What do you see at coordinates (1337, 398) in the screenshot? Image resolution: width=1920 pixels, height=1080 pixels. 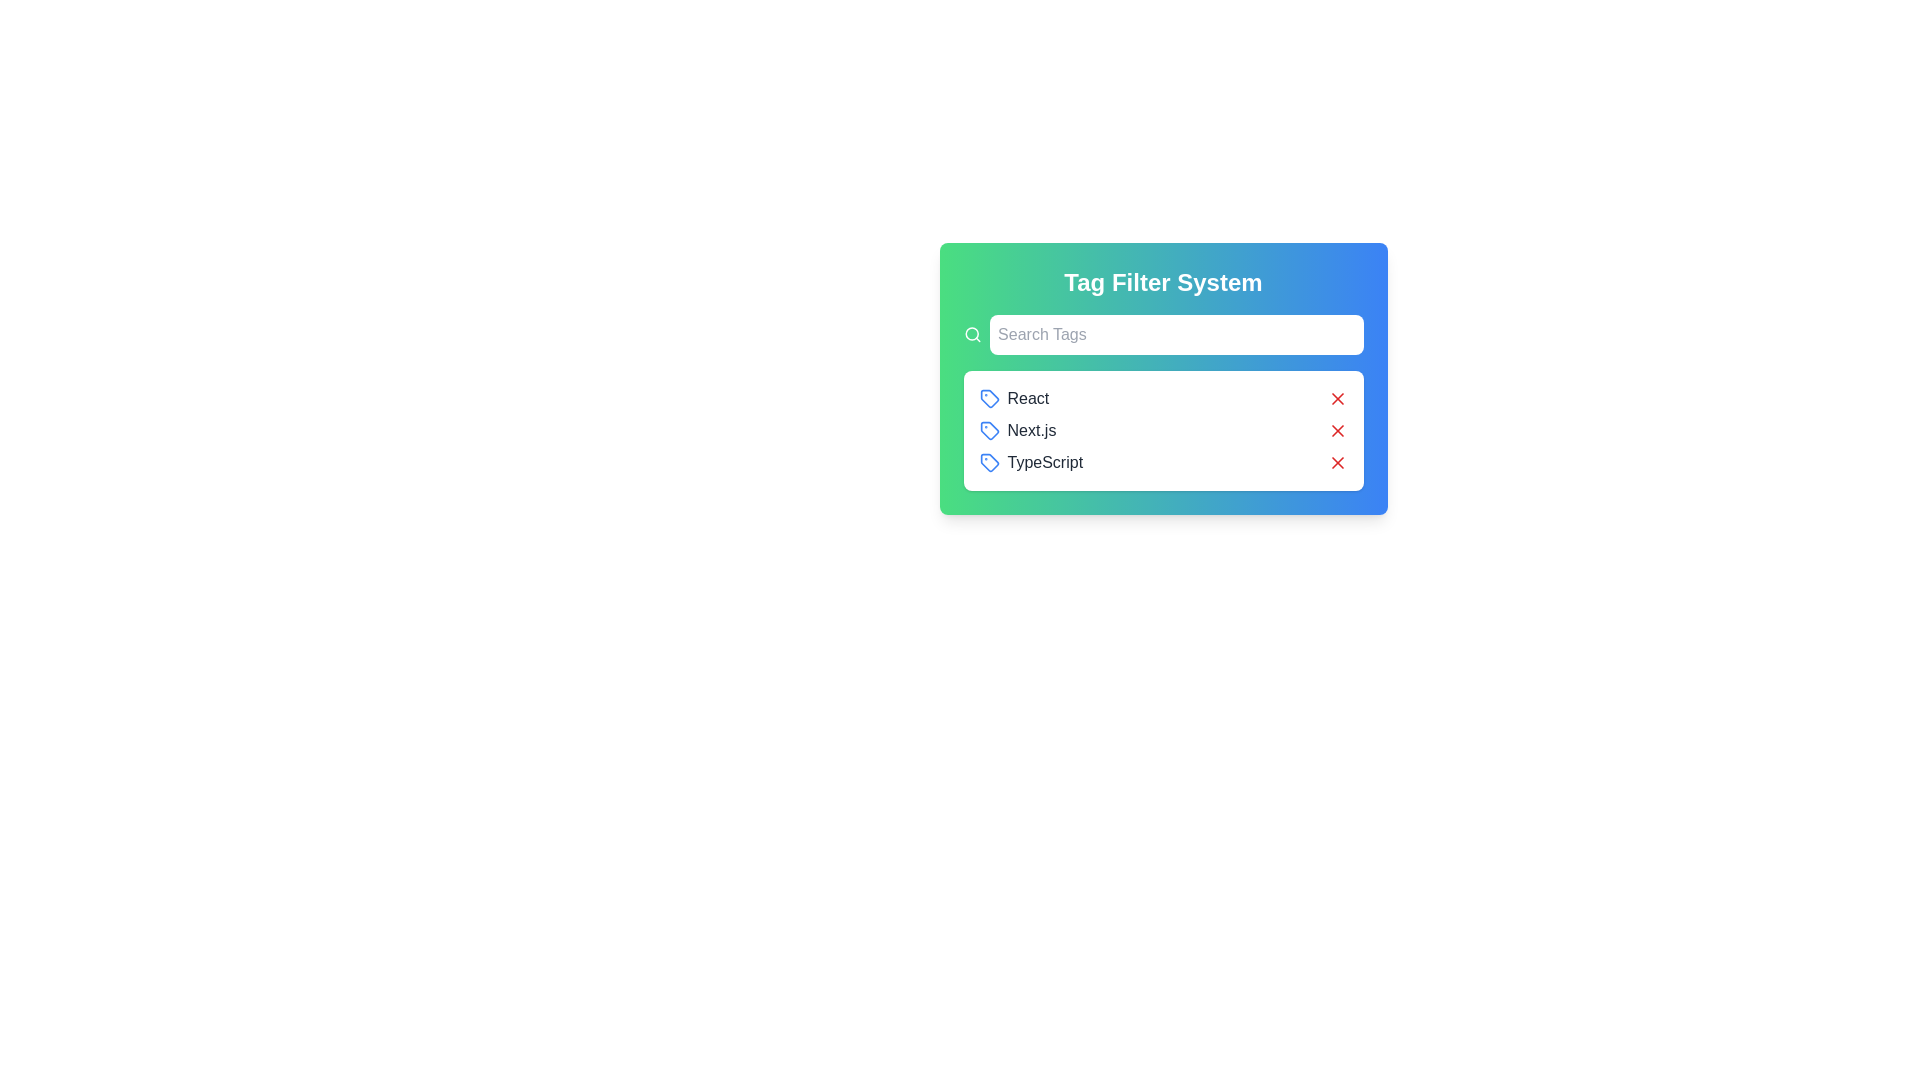 I see `the button used to remove or delete the 'React' tag from the list, located in the right section of the line item labeled 'React'` at bounding box center [1337, 398].